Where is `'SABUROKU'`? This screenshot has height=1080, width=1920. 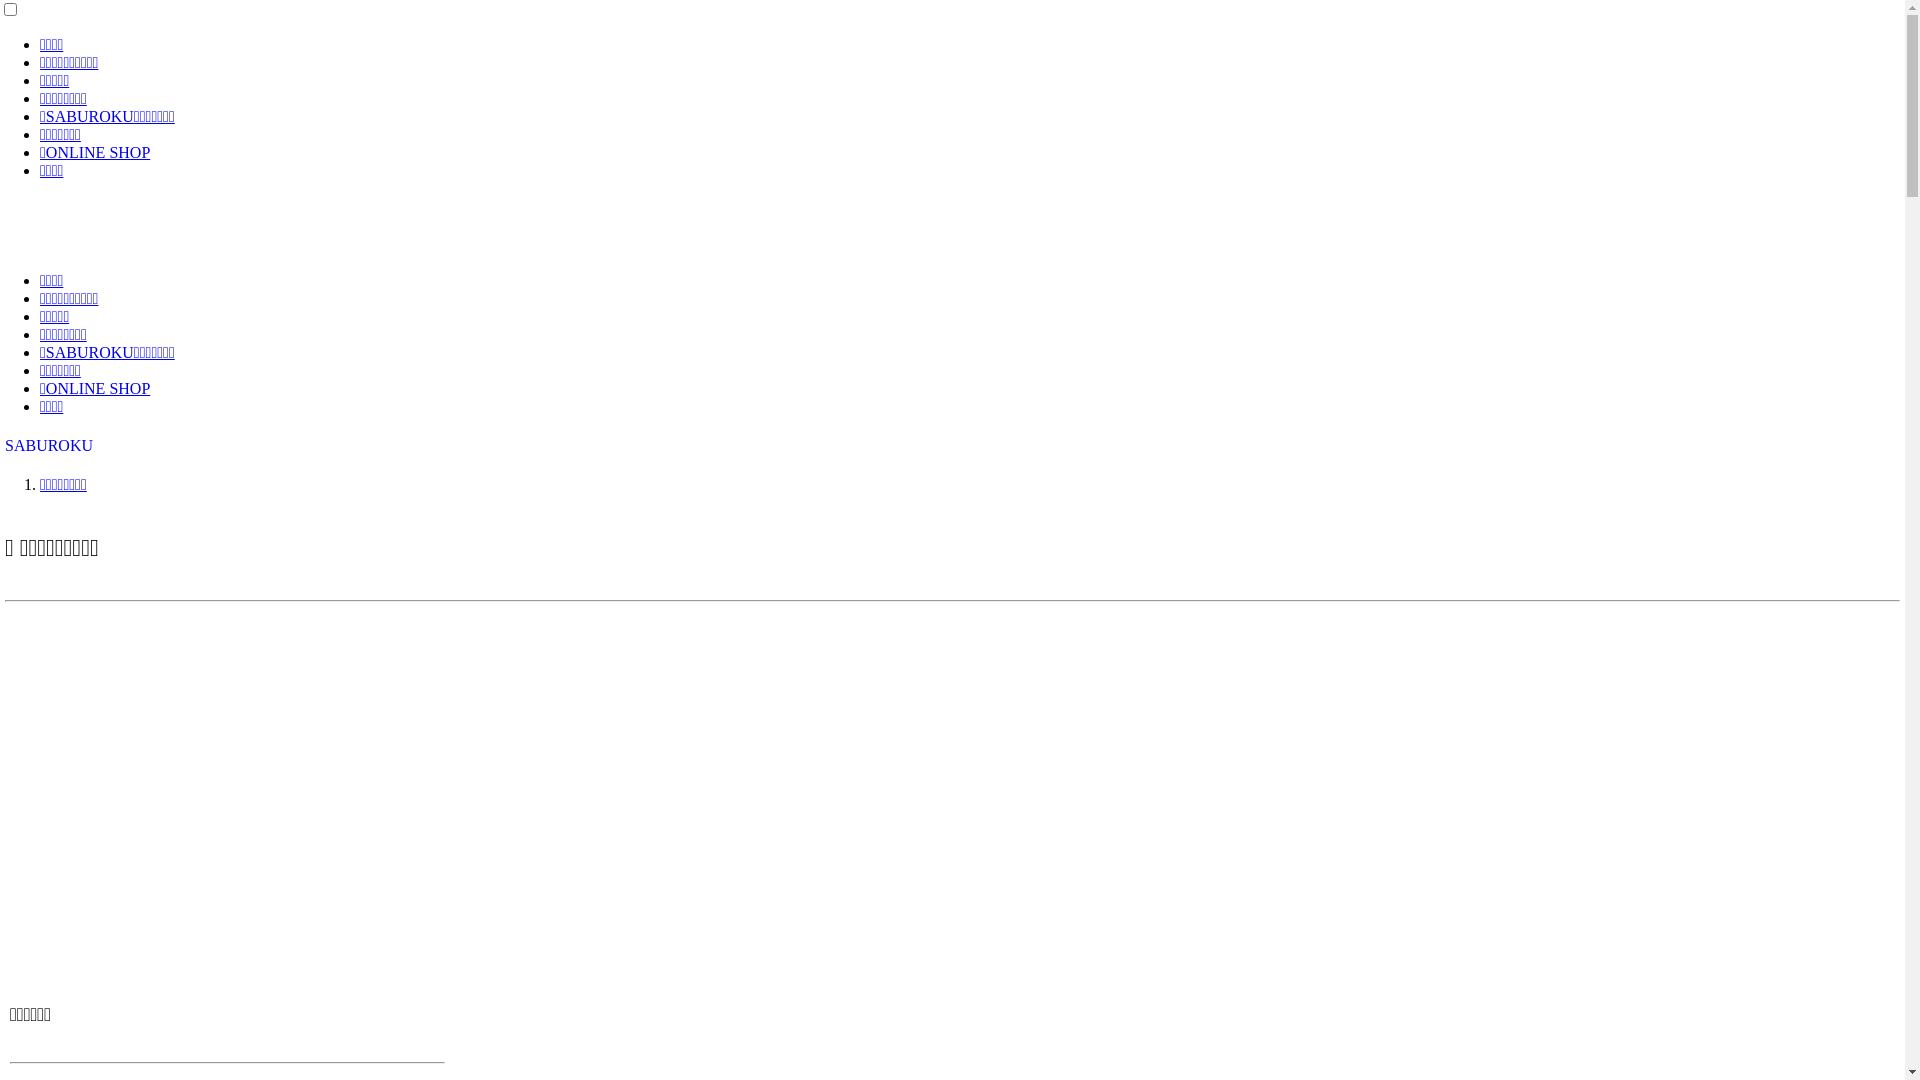
'SABUROKU' is located at coordinates (48, 444).